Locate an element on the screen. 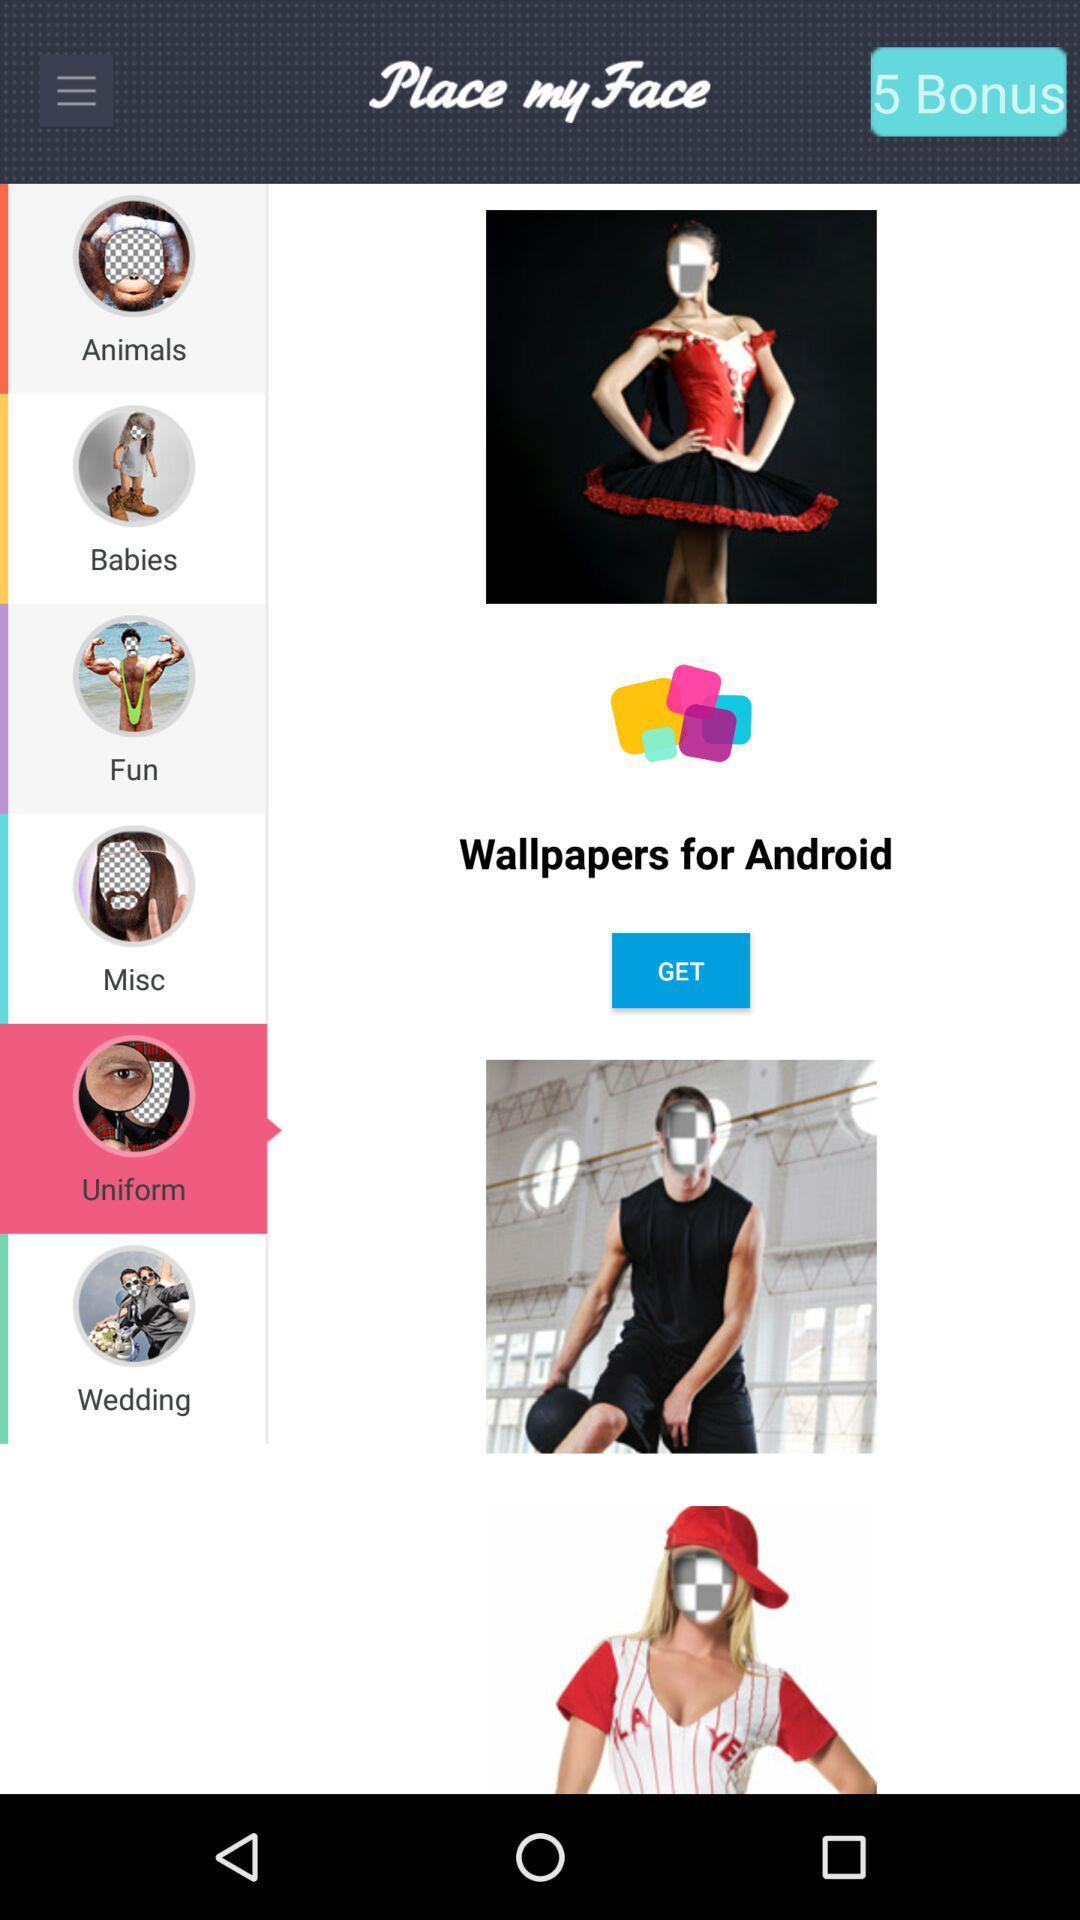 This screenshot has height=1920, width=1080. the icon to the left of wallpapers for android  icon is located at coordinates (265, 708).